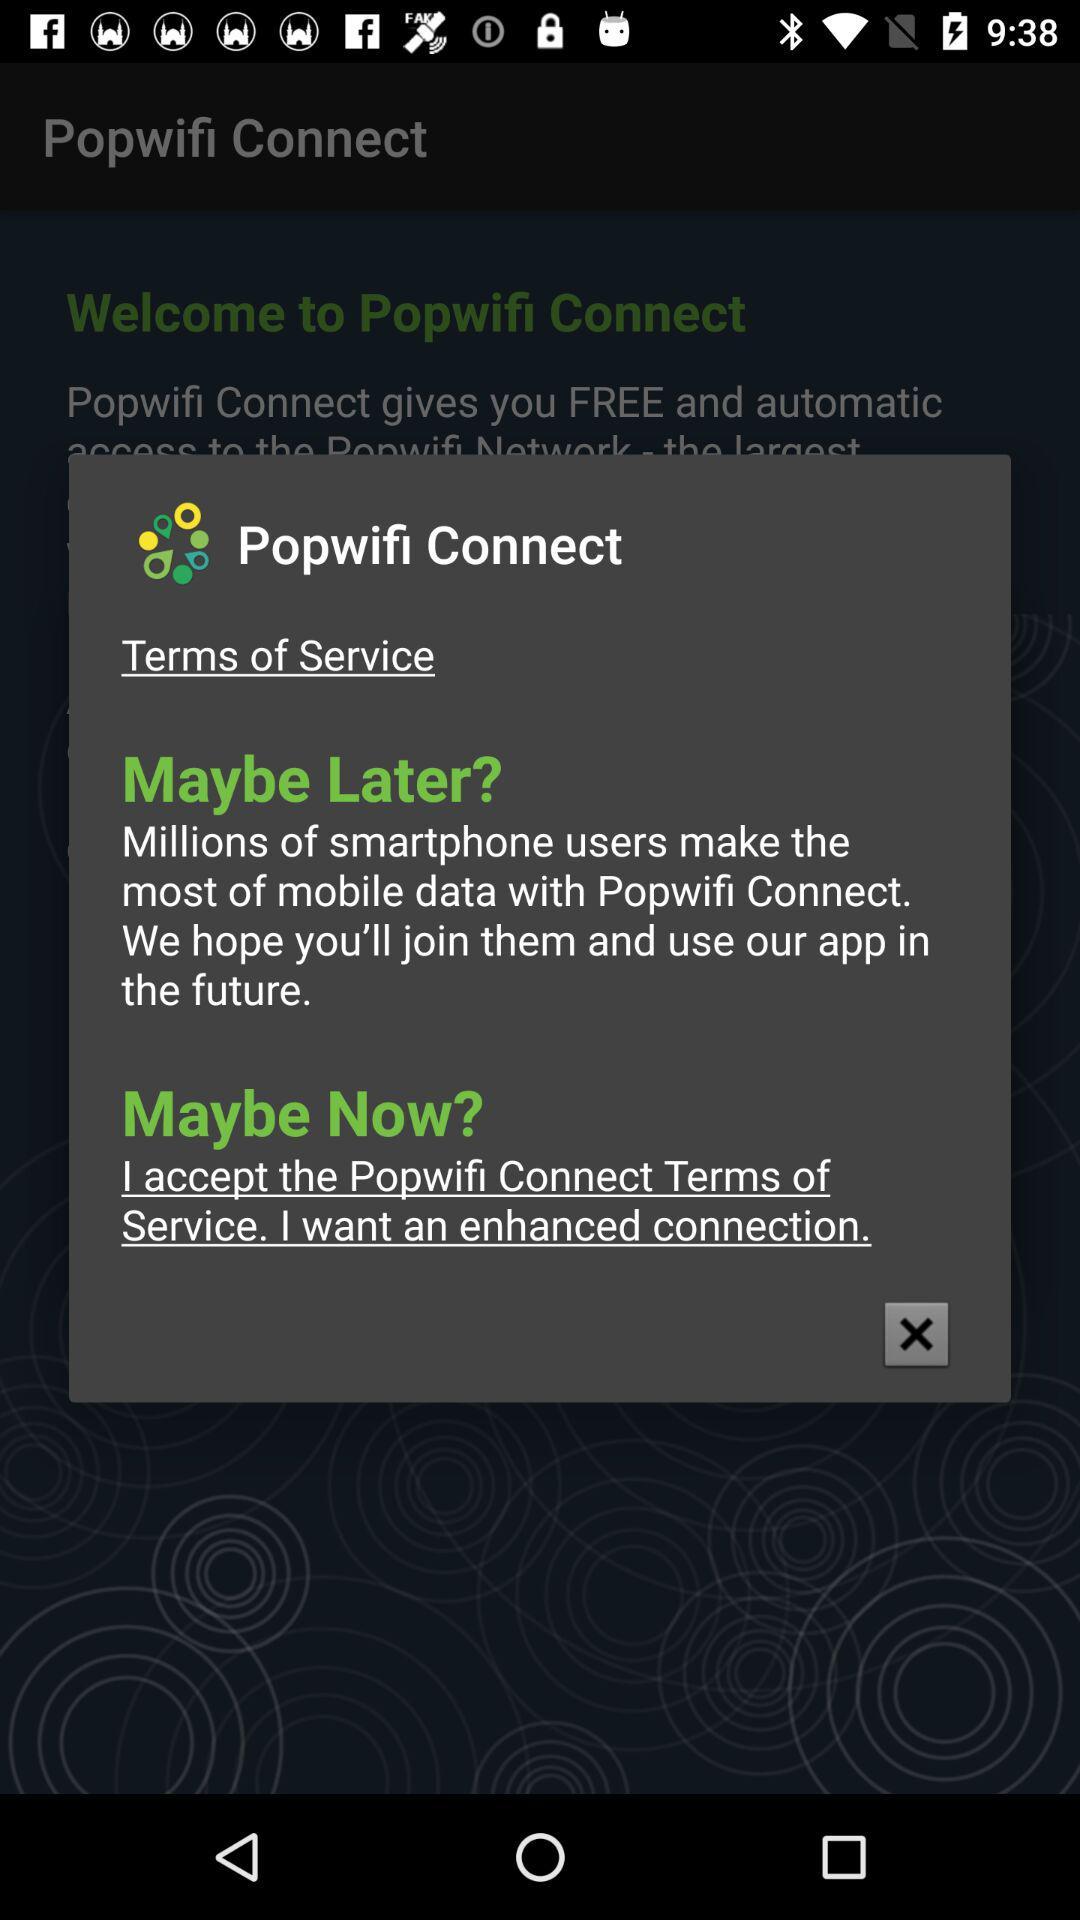 The height and width of the screenshot is (1920, 1080). Describe the element at coordinates (916, 1334) in the screenshot. I see `item at the bottom right corner` at that location.